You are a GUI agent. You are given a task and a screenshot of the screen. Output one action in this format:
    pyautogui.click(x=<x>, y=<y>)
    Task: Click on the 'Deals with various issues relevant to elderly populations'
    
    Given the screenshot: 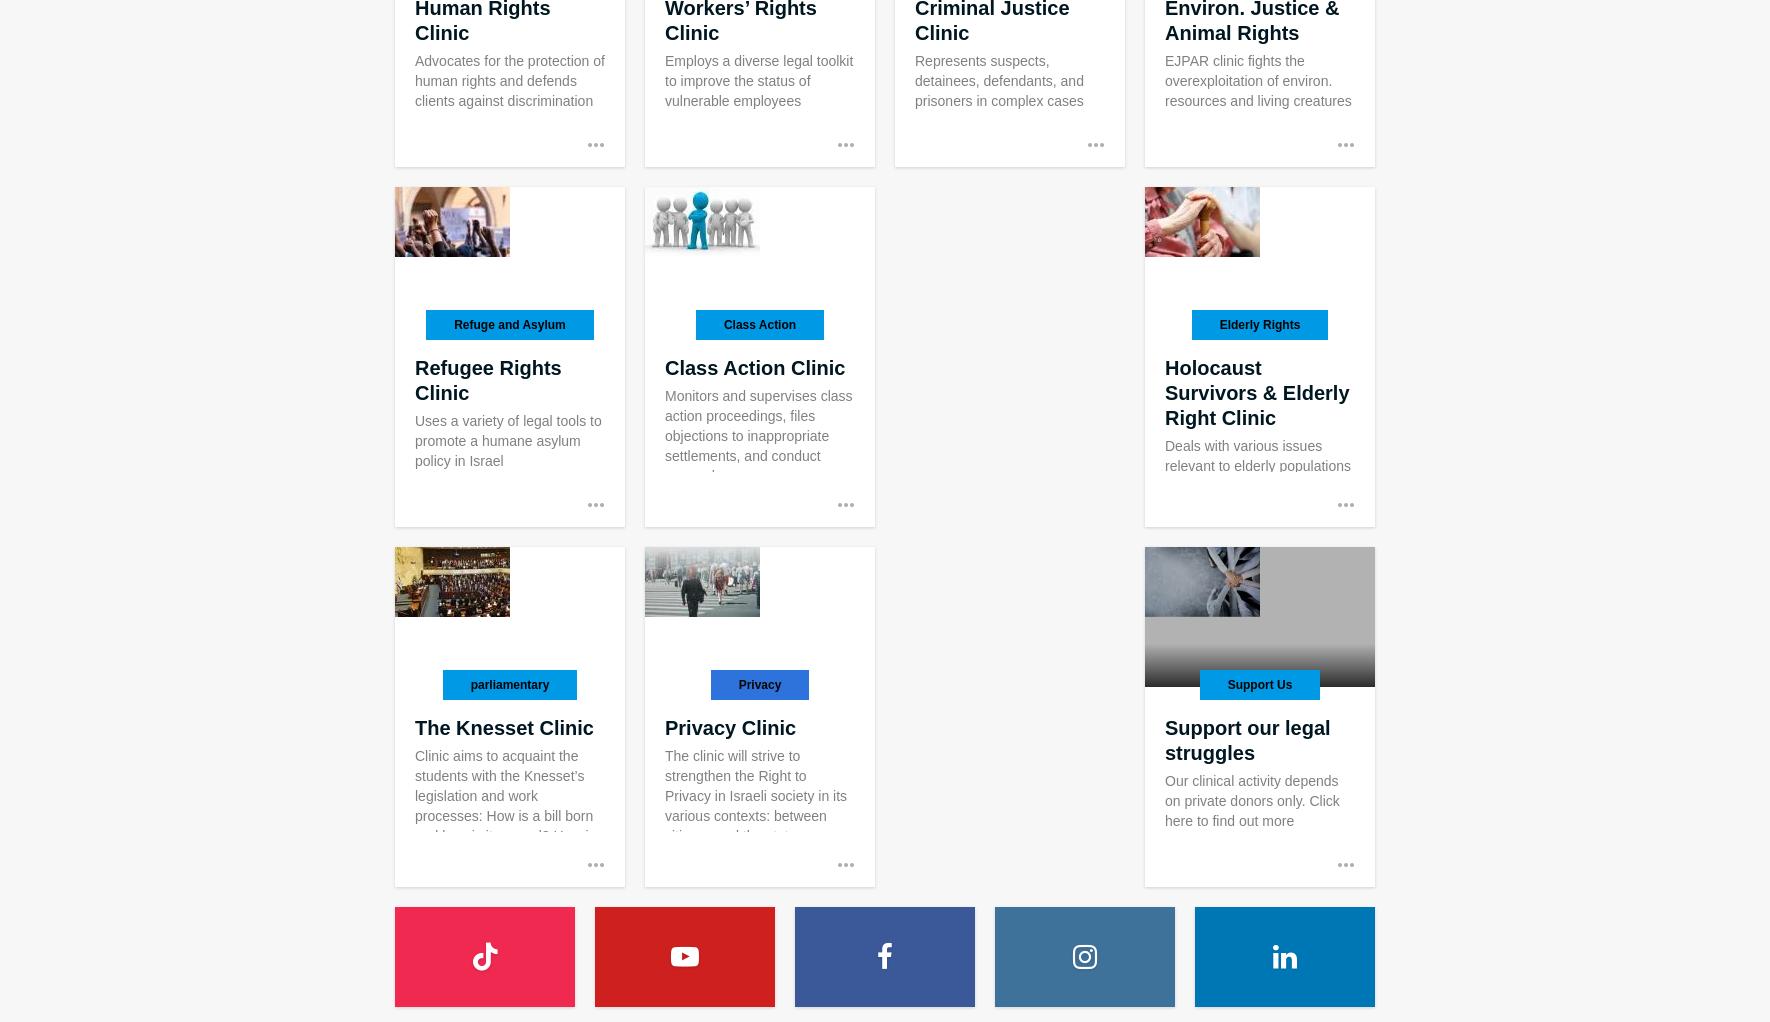 What is the action you would take?
    pyautogui.click(x=1256, y=455)
    